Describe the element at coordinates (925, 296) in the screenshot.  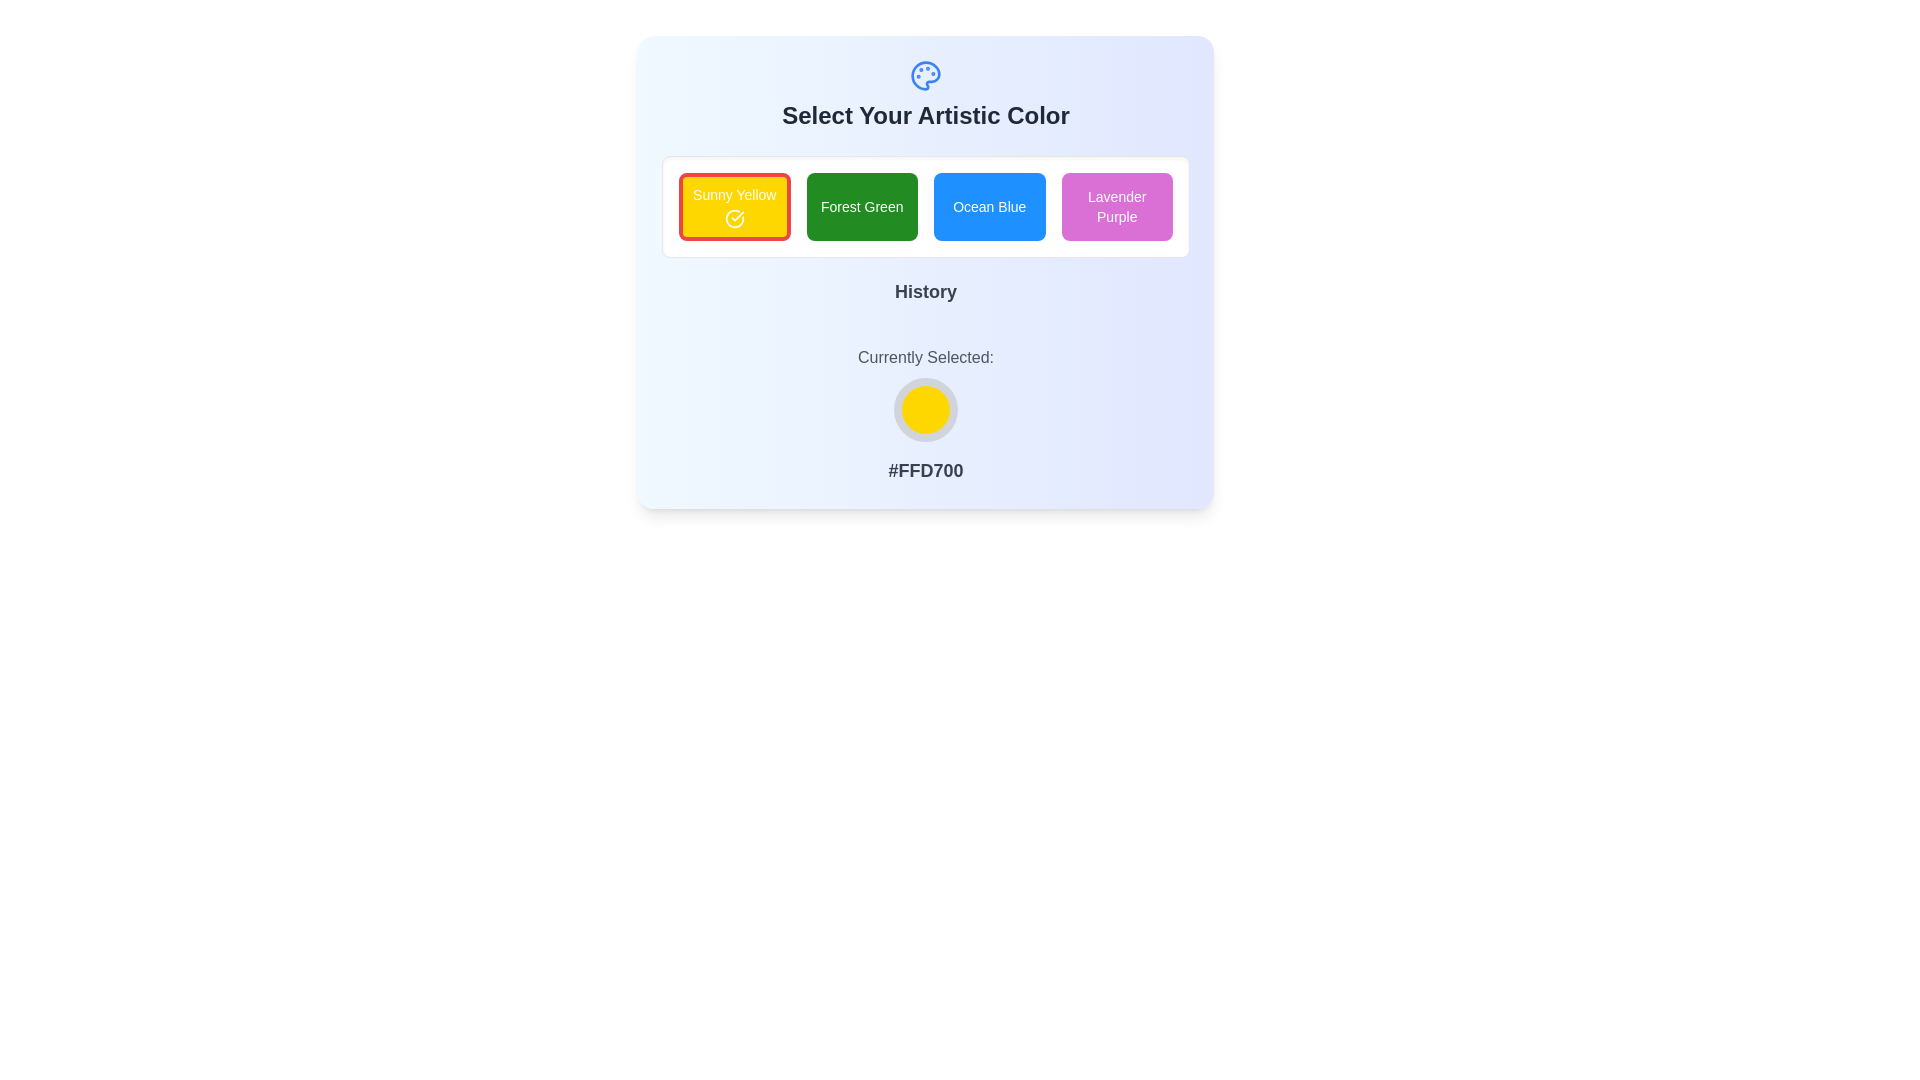
I see `the label indicating the section related to historical actions or choices, positioned below the color selection grid and above the 'Currently Selected' section` at that location.